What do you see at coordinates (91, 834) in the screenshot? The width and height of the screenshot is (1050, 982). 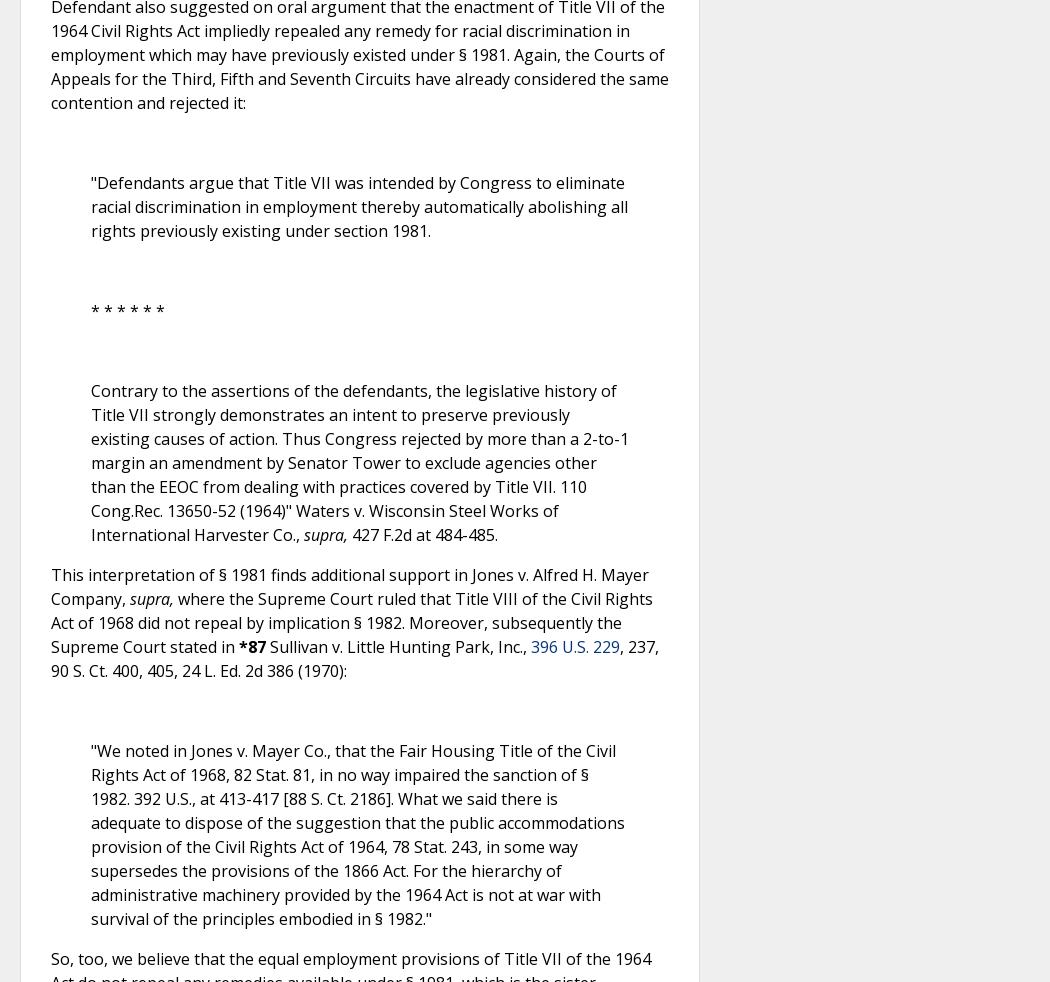 I see `'"We noted in Jones v. Mayer Co., that the Fair Housing Title of the Civil Rights Act of 1968, 82 Stat. 81, in no way impaired the sanction of § 1982. 392 U.S., at 413-417 [88 S. Ct. 2186]. What we said there is adequate to dispose of the suggestion that the public accommodations provision of the Civil Rights Act of 1964, 78 Stat. 243, in some way supersedes the provisions of the 1866 Act. For the hierarchy of administrative machinery provided by the 1964 Act is not at war with survival of the principles embodied in § 1982."'` at bounding box center [91, 834].